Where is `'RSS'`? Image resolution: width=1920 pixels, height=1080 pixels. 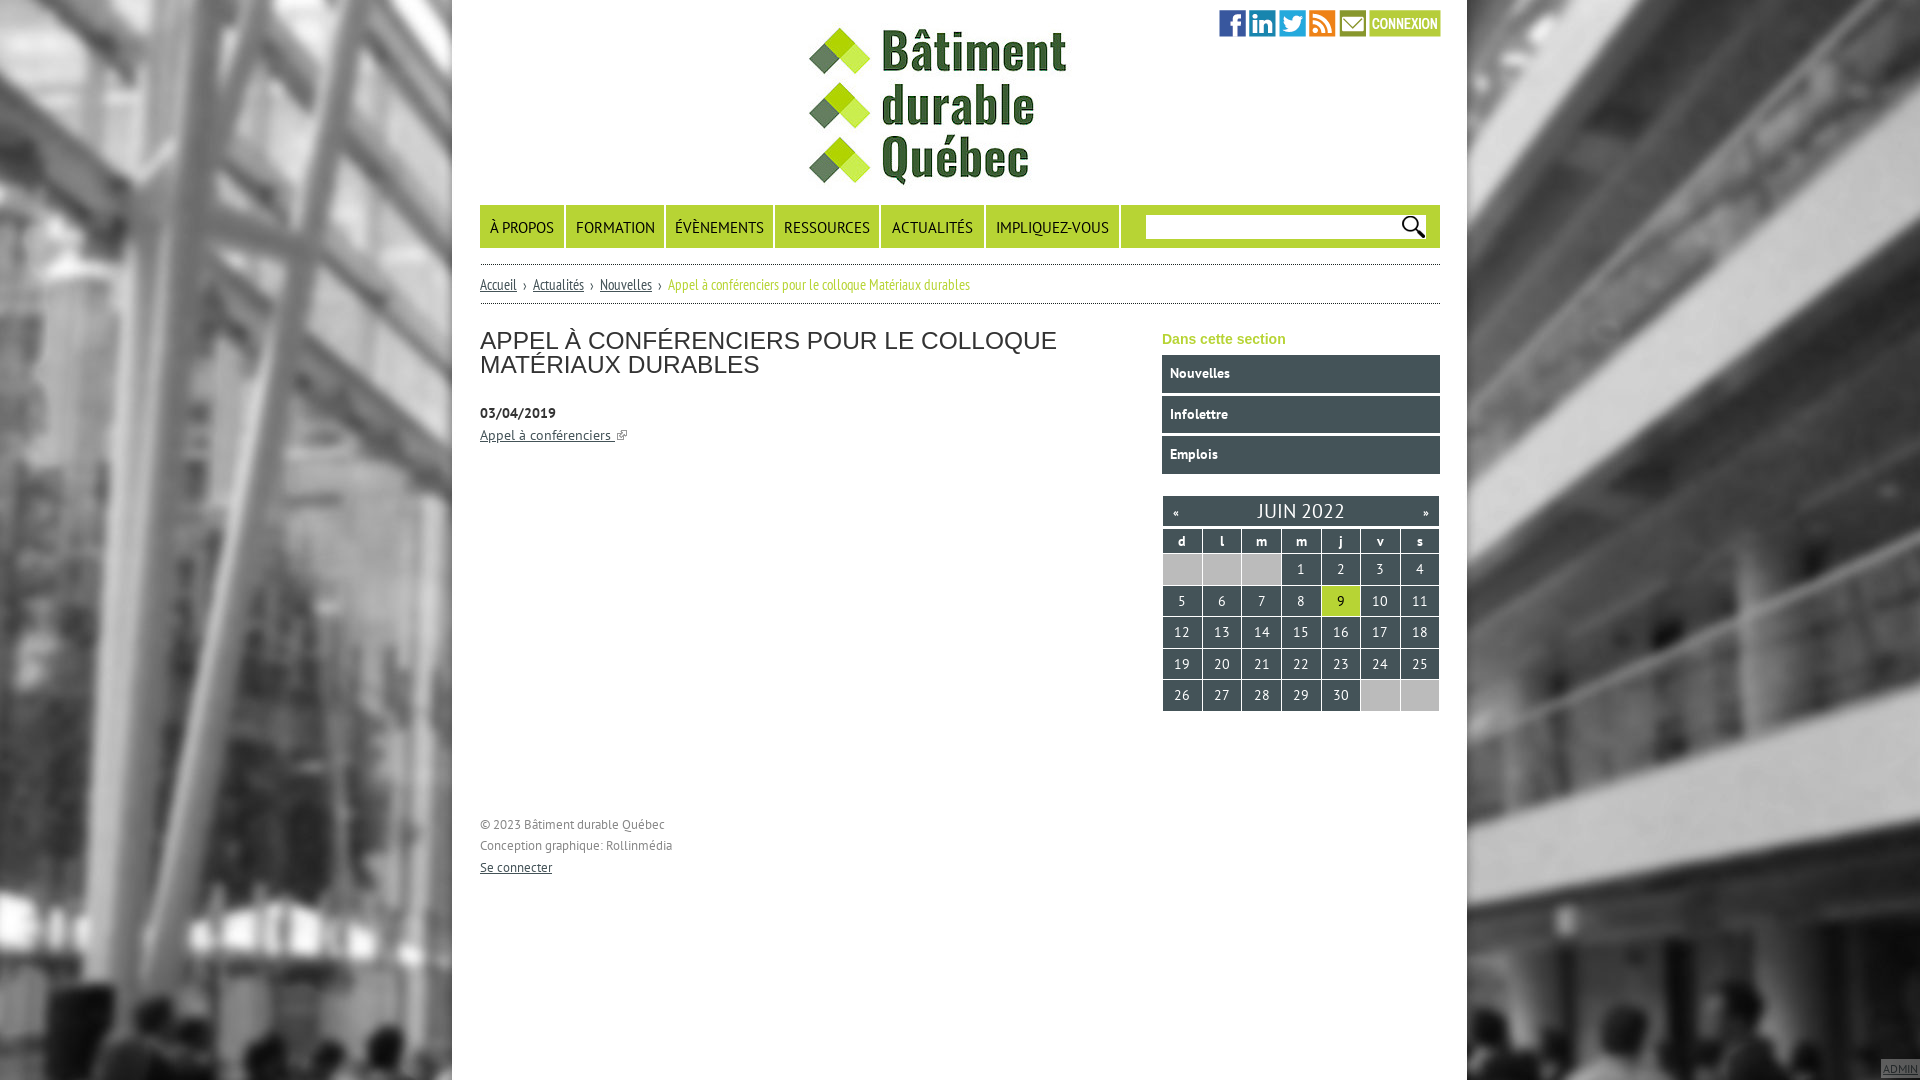 'RSS' is located at coordinates (1322, 23).